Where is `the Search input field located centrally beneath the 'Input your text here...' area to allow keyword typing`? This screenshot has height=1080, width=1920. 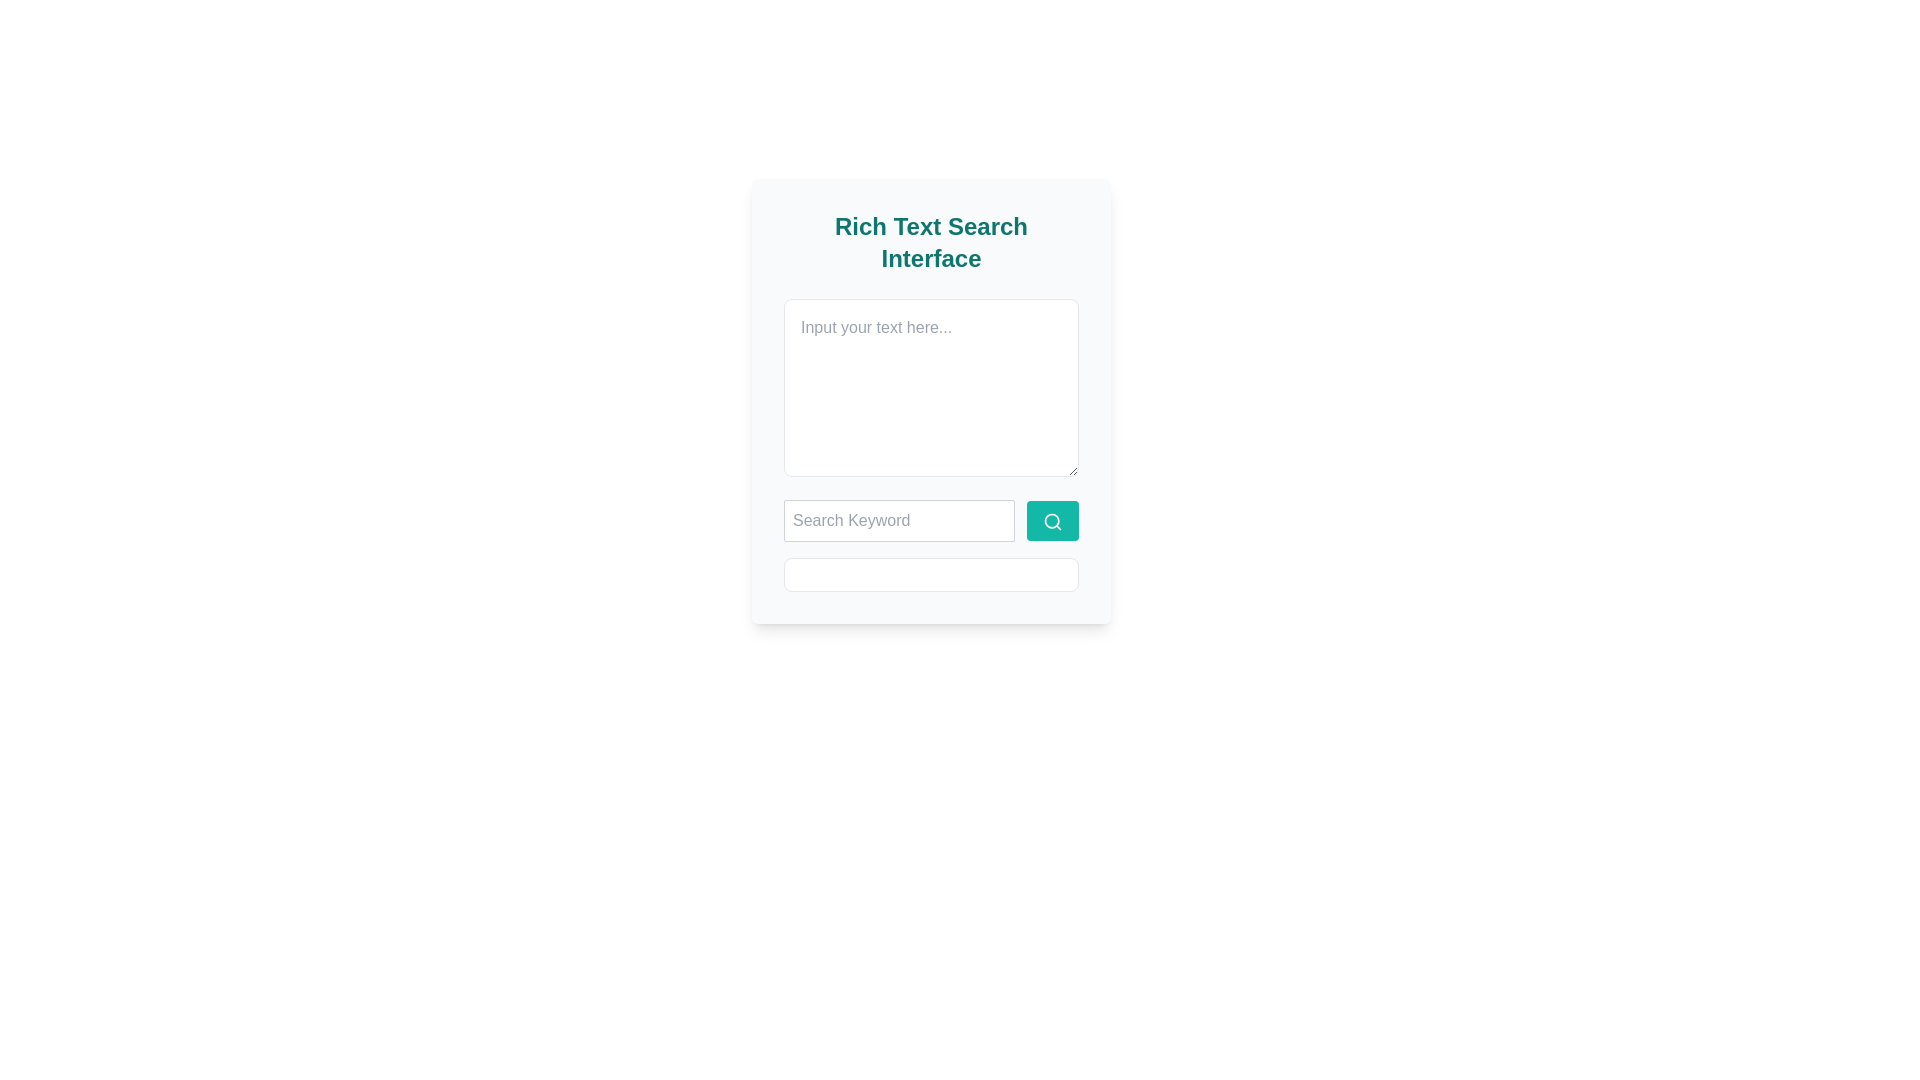 the Search input field located centrally beneath the 'Input your text here...' area to allow keyword typing is located at coordinates (930, 519).